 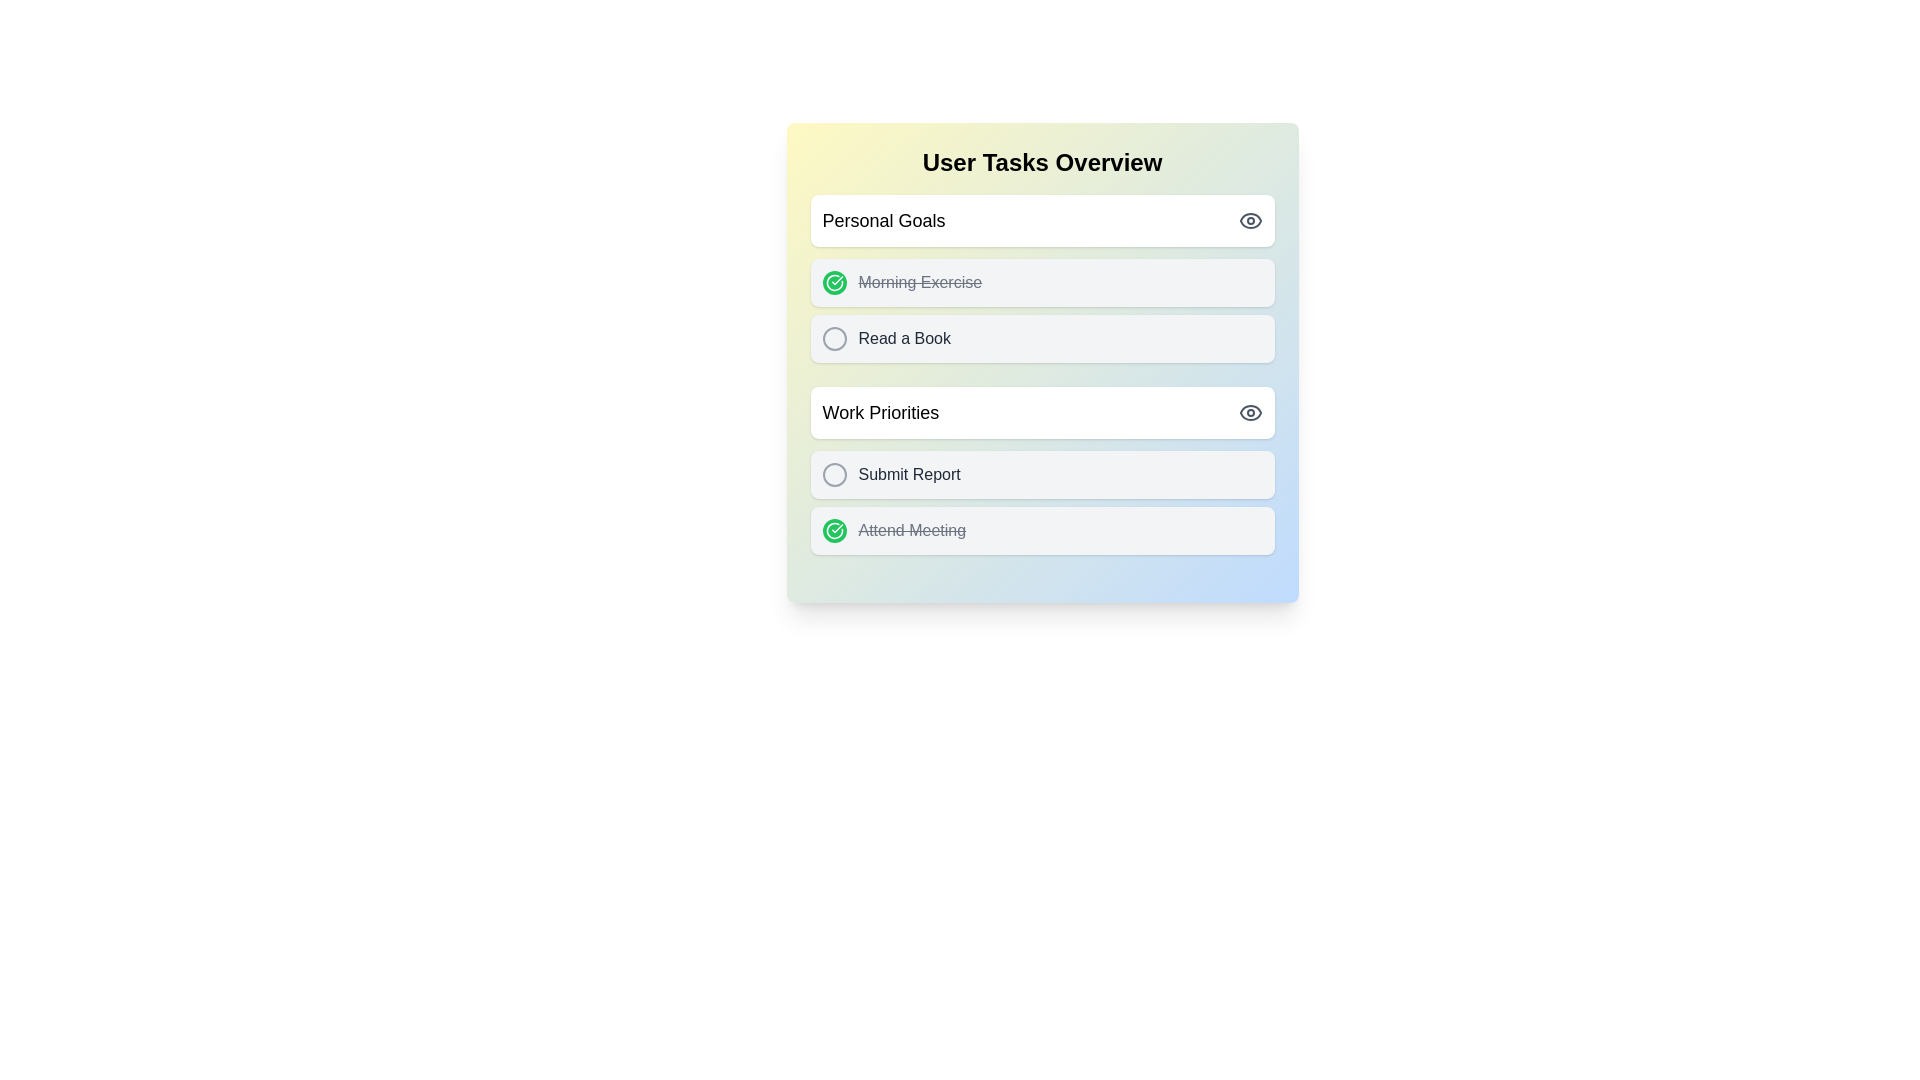 What do you see at coordinates (834, 282) in the screenshot?
I see `the green circular status indicator with a white checkmark next to 'Attend Meeting' in the 'Work Priorities' section` at bounding box center [834, 282].